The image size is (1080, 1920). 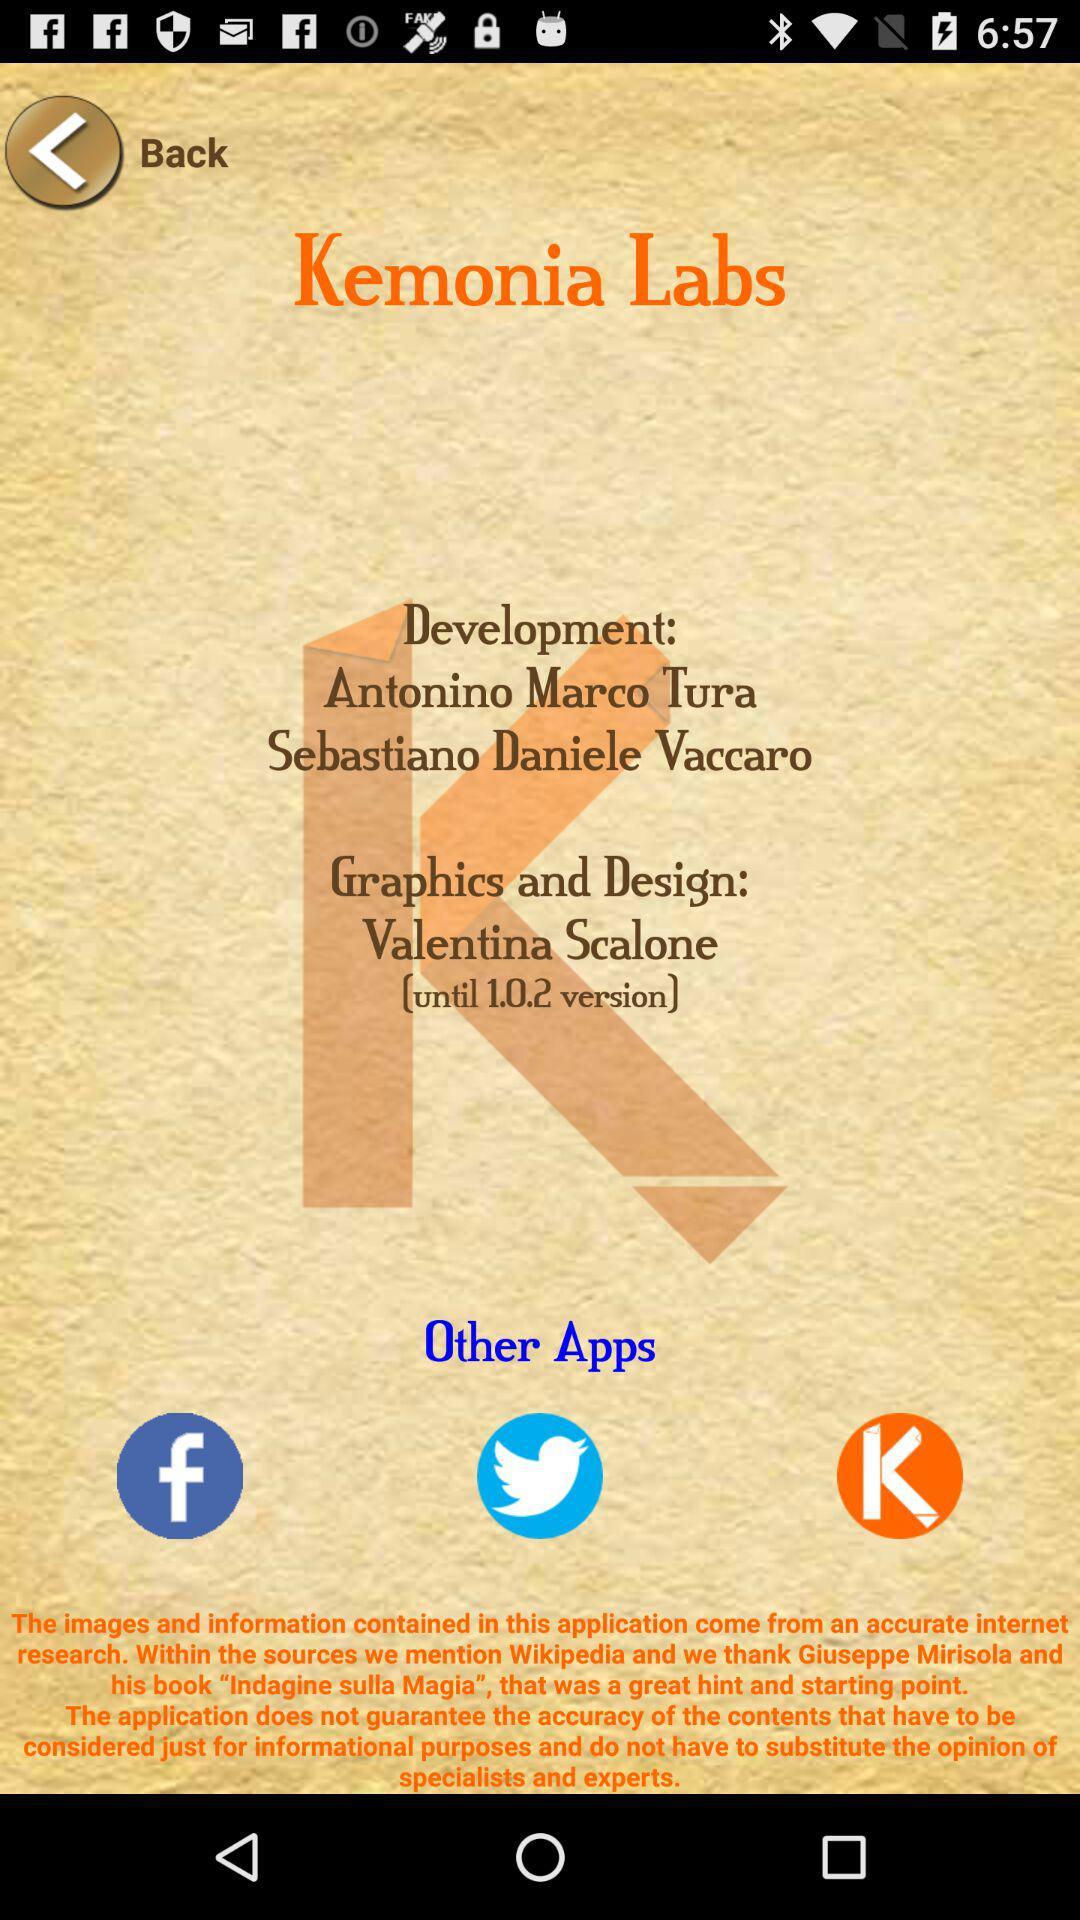 What do you see at coordinates (898, 1476) in the screenshot?
I see `open kemonia app` at bounding box center [898, 1476].